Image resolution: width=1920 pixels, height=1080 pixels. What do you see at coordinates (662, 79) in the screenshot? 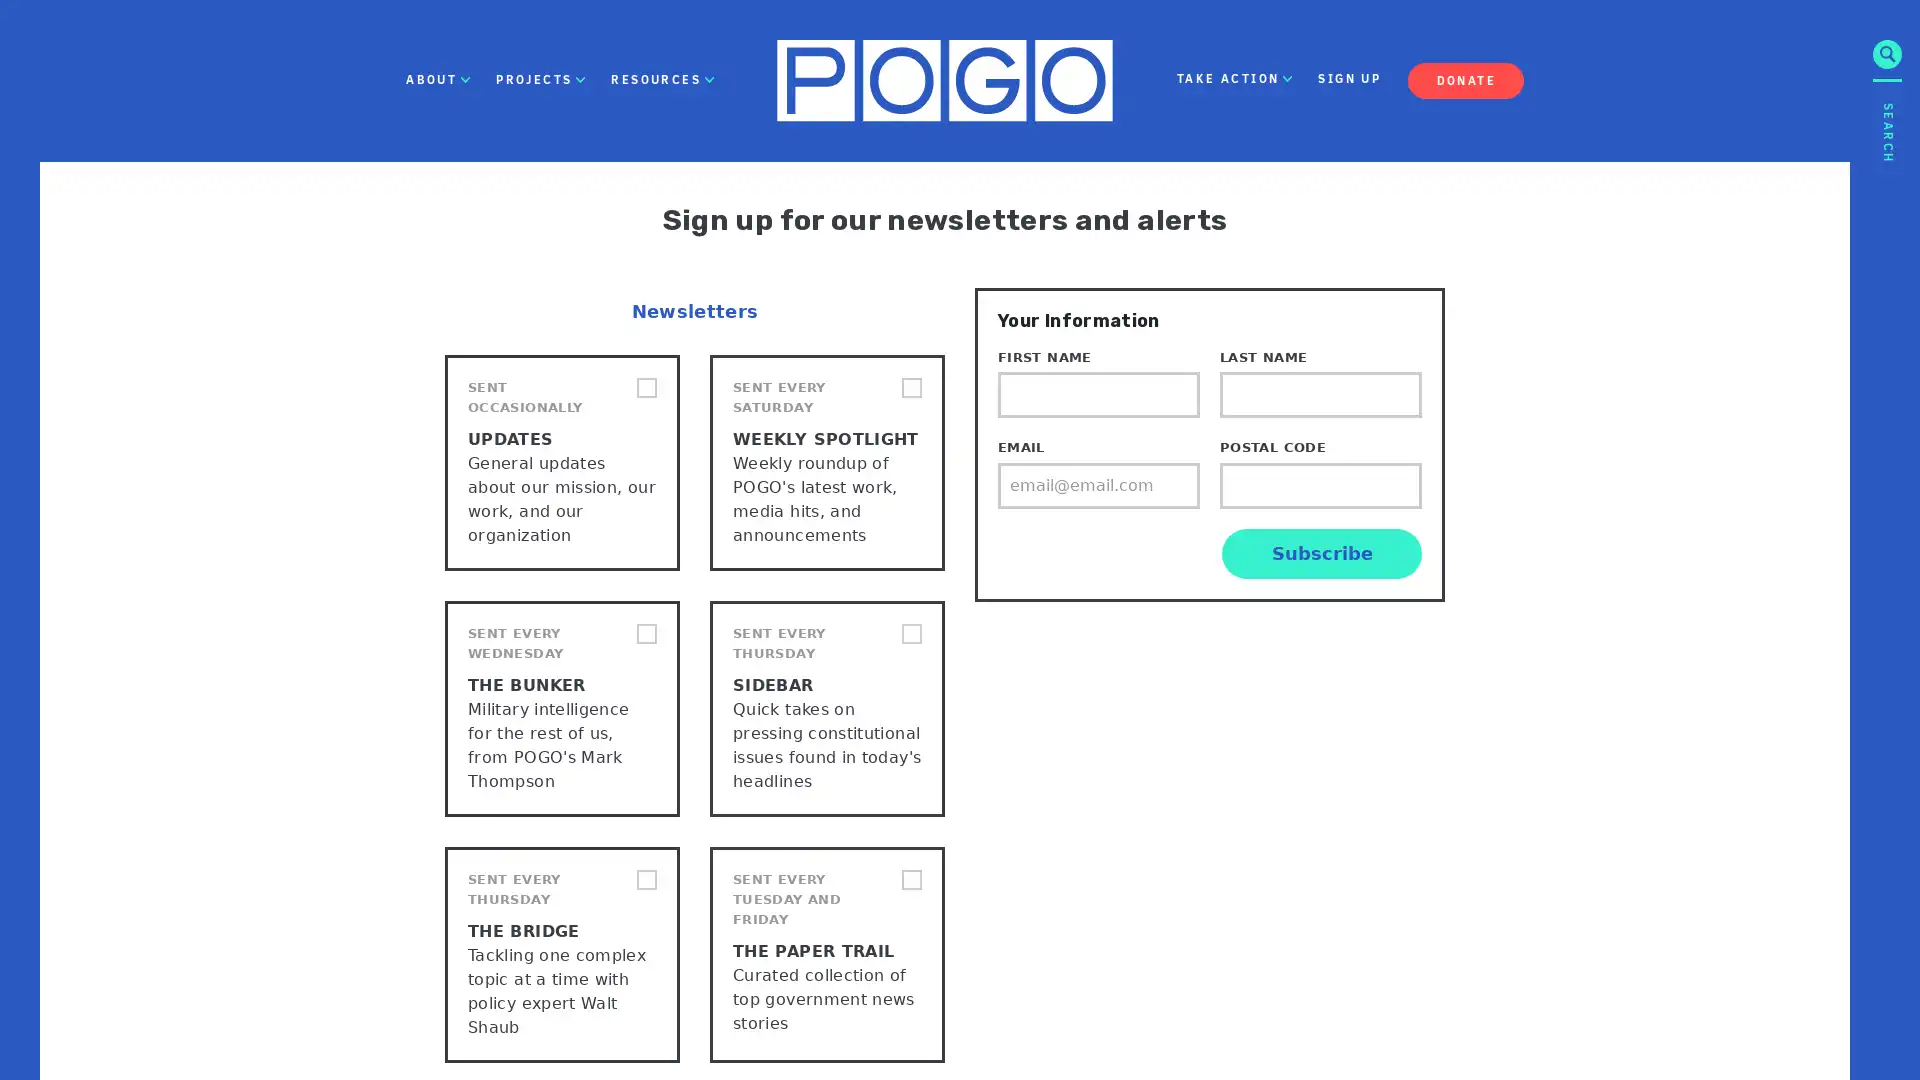
I see `RESOURCES` at bounding box center [662, 79].